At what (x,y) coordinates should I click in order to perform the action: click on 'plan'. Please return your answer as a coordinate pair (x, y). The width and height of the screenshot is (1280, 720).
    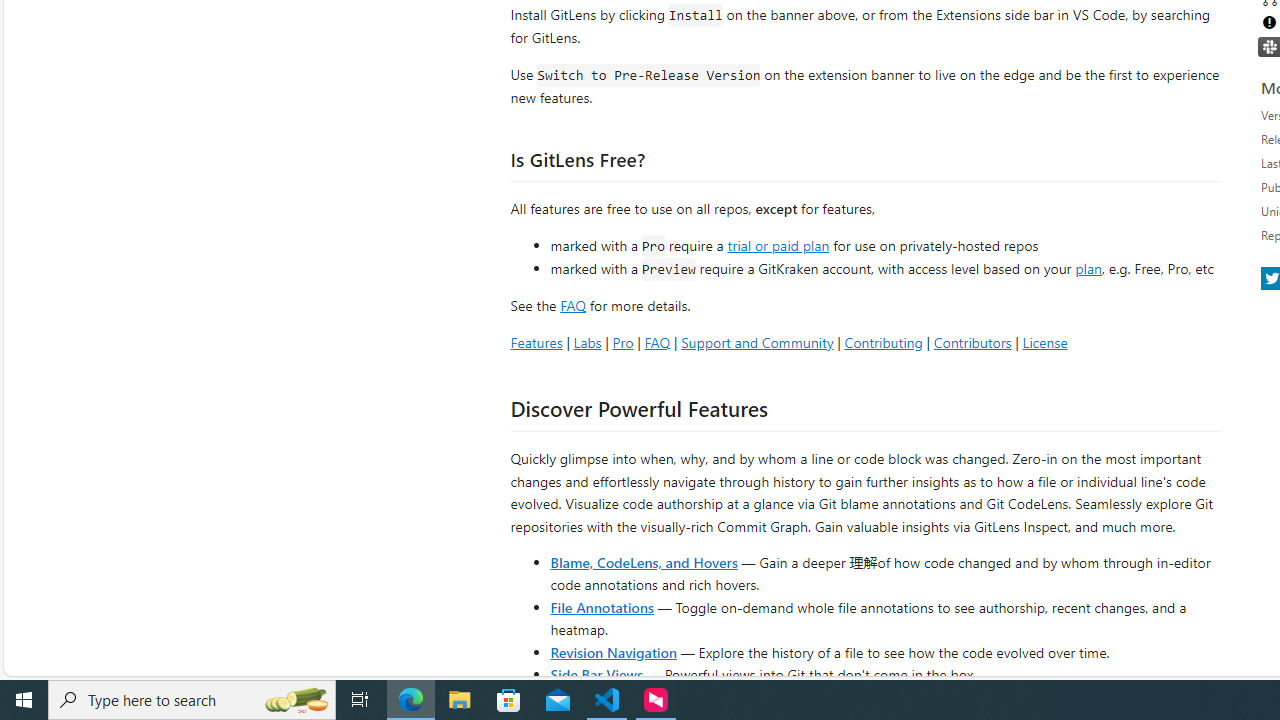
    Looking at the image, I should click on (1087, 268).